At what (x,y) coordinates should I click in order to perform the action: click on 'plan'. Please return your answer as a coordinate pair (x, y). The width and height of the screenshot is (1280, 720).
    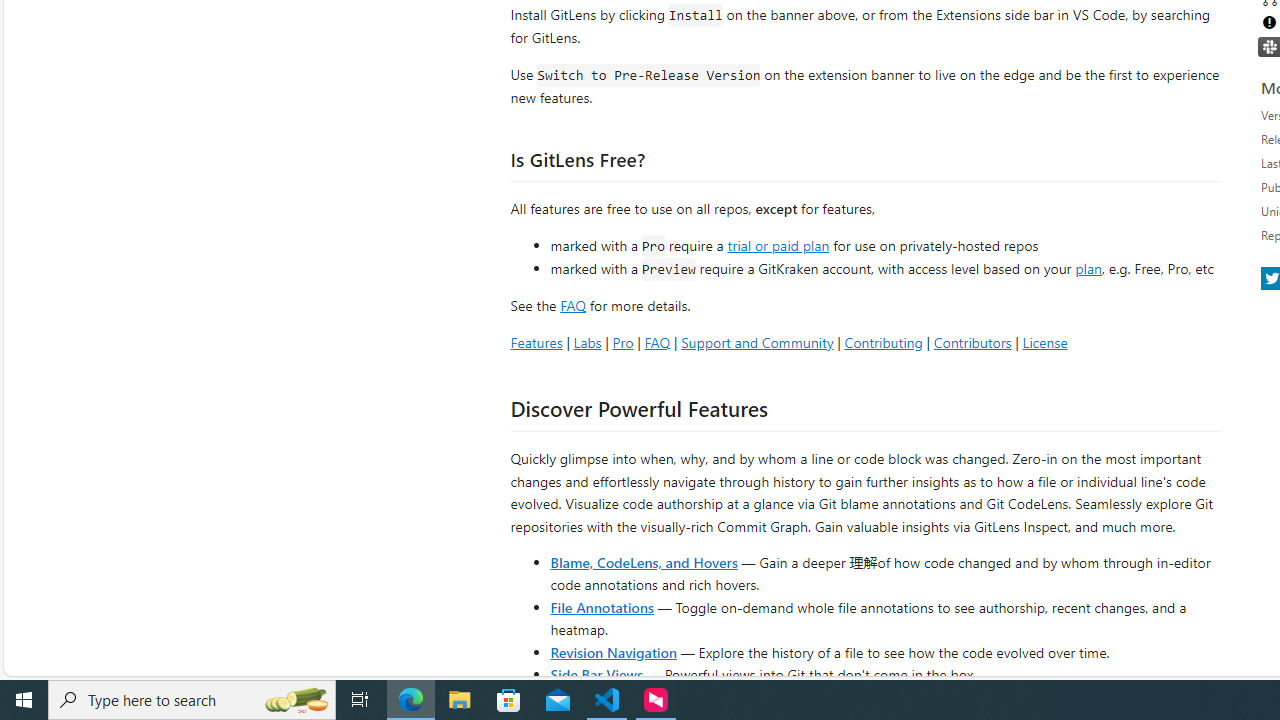
    Looking at the image, I should click on (1087, 268).